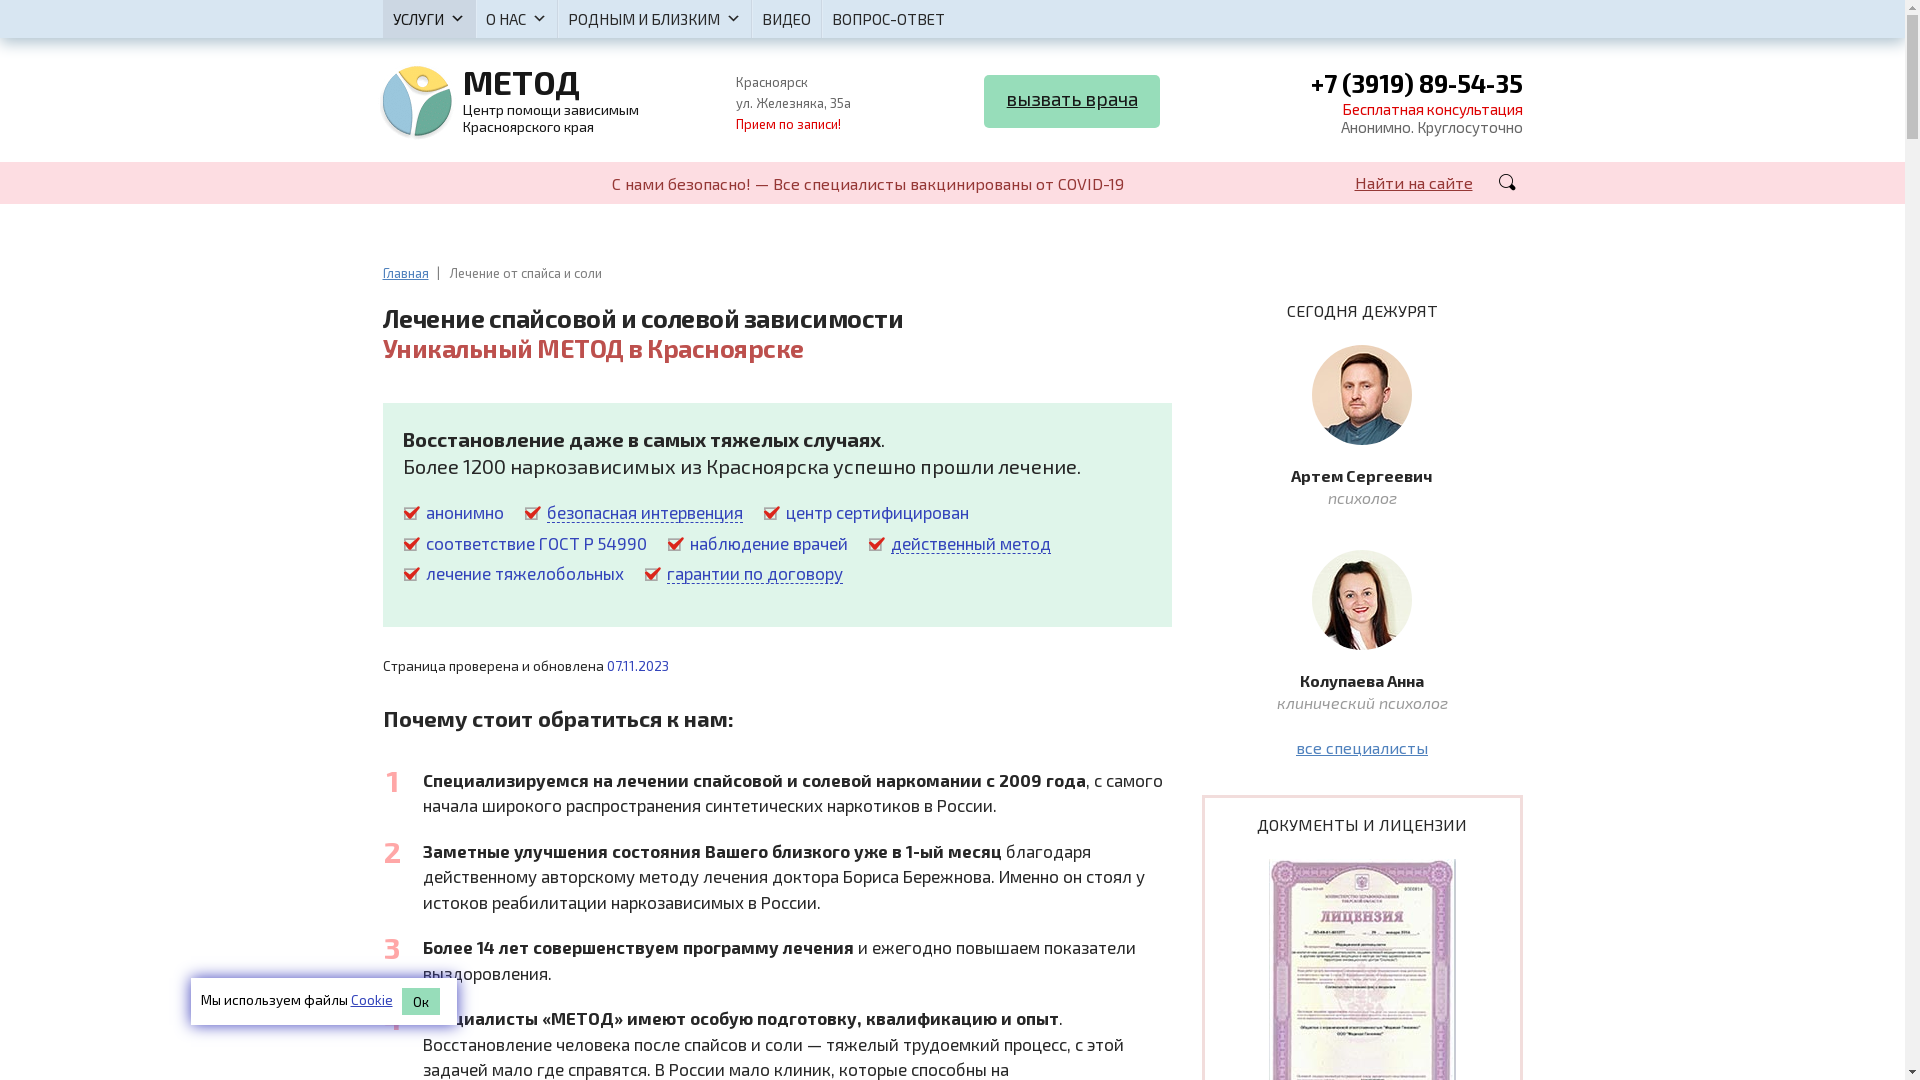 This screenshot has height=1080, width=1920. I want to click on '+7 (3919) 89-54-35', so click(1415, 84).